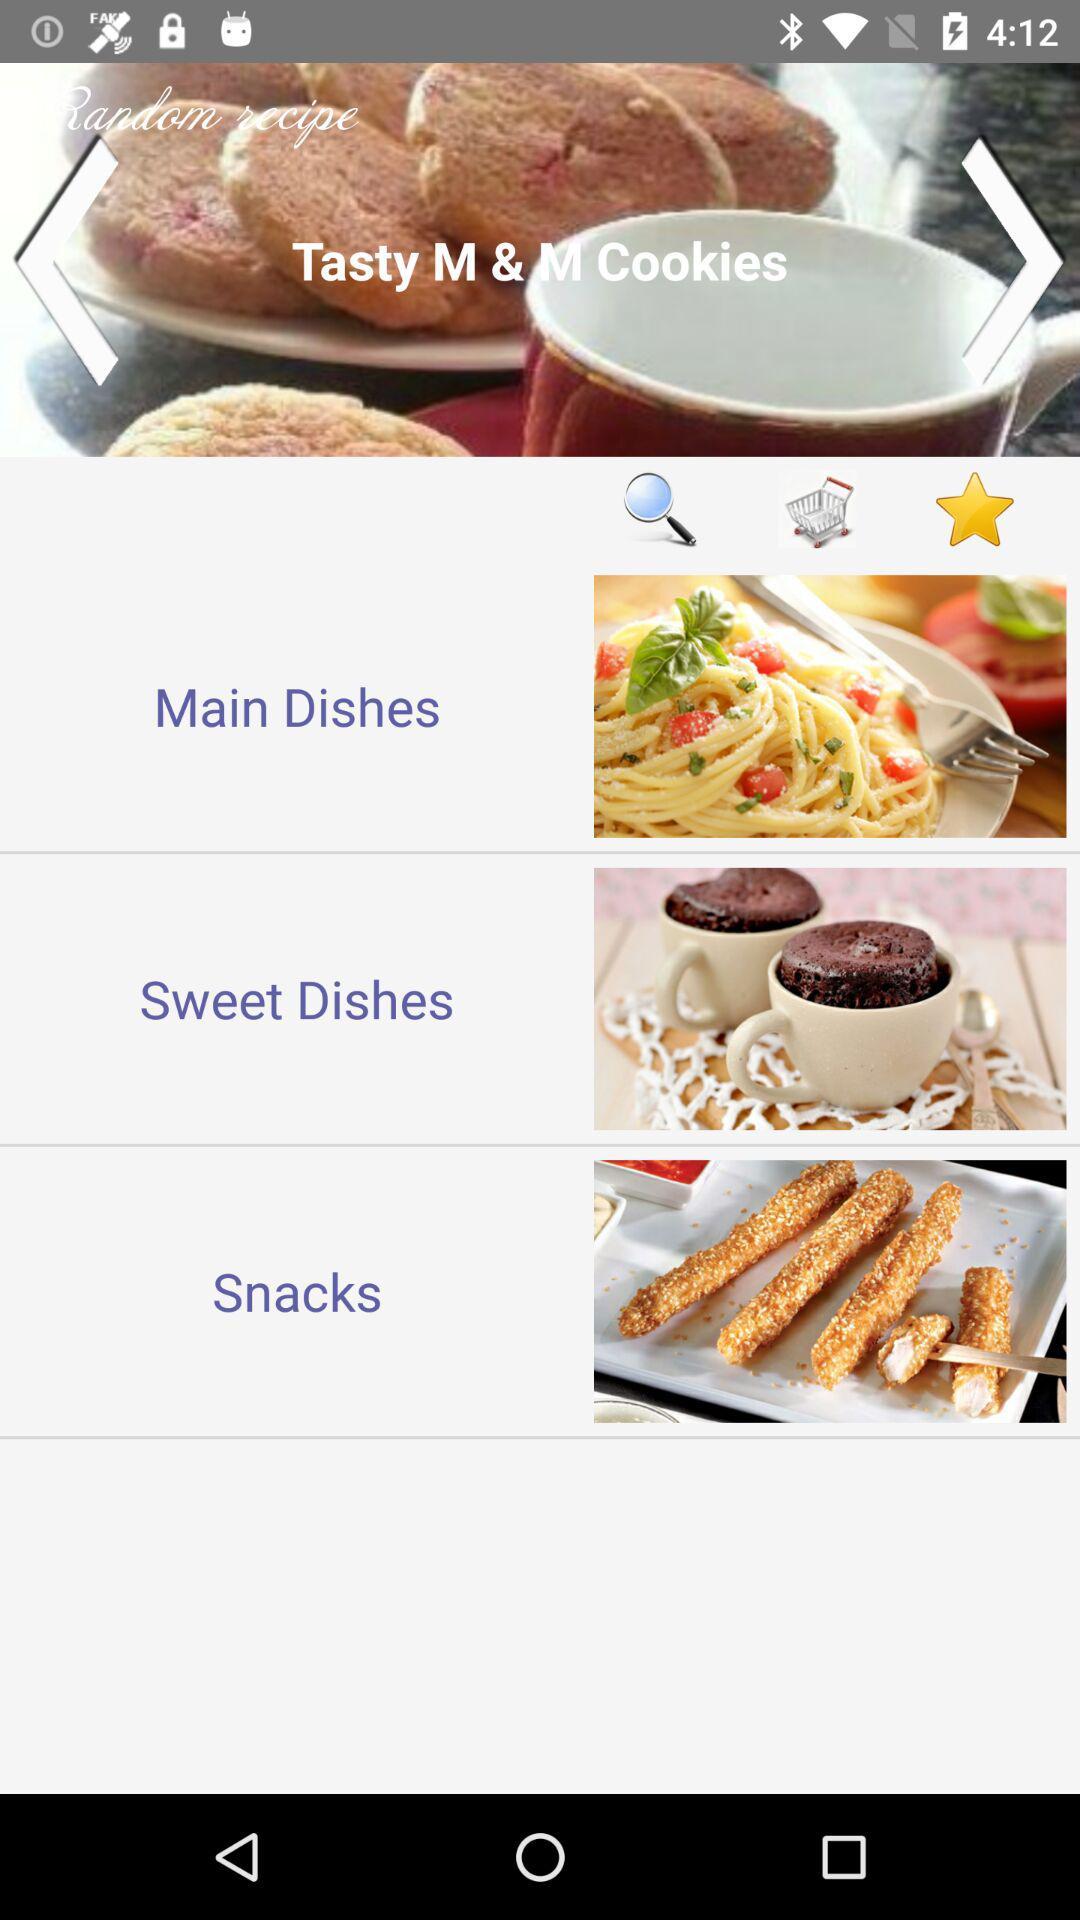  What do you see at coordinates (1014, 258) in the screenshot?
I see `next recipe` at bounding box center [1014, 258].